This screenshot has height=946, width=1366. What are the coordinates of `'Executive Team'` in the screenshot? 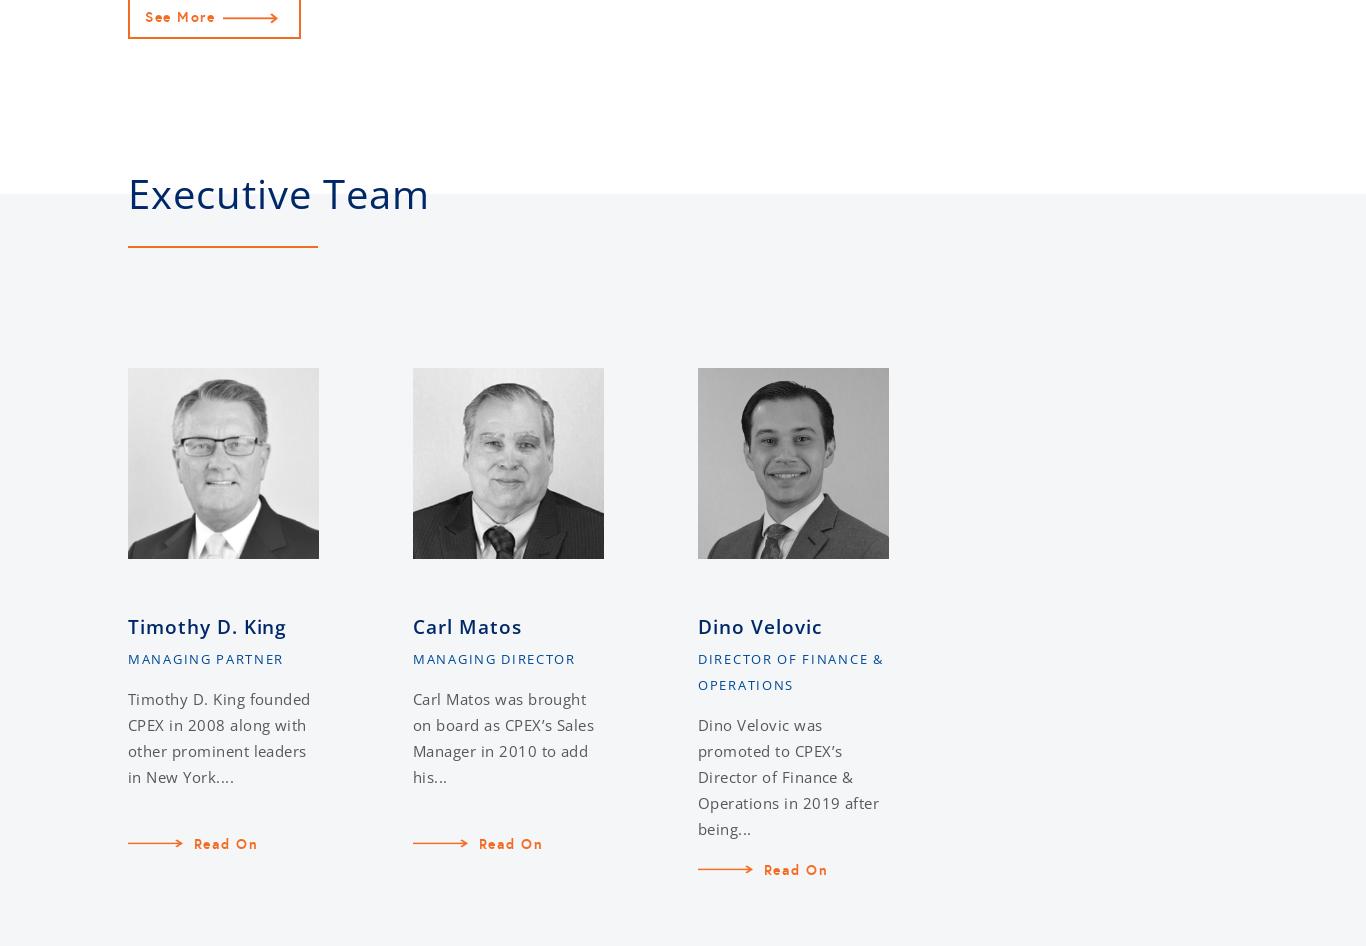 It's located at (278, 193).